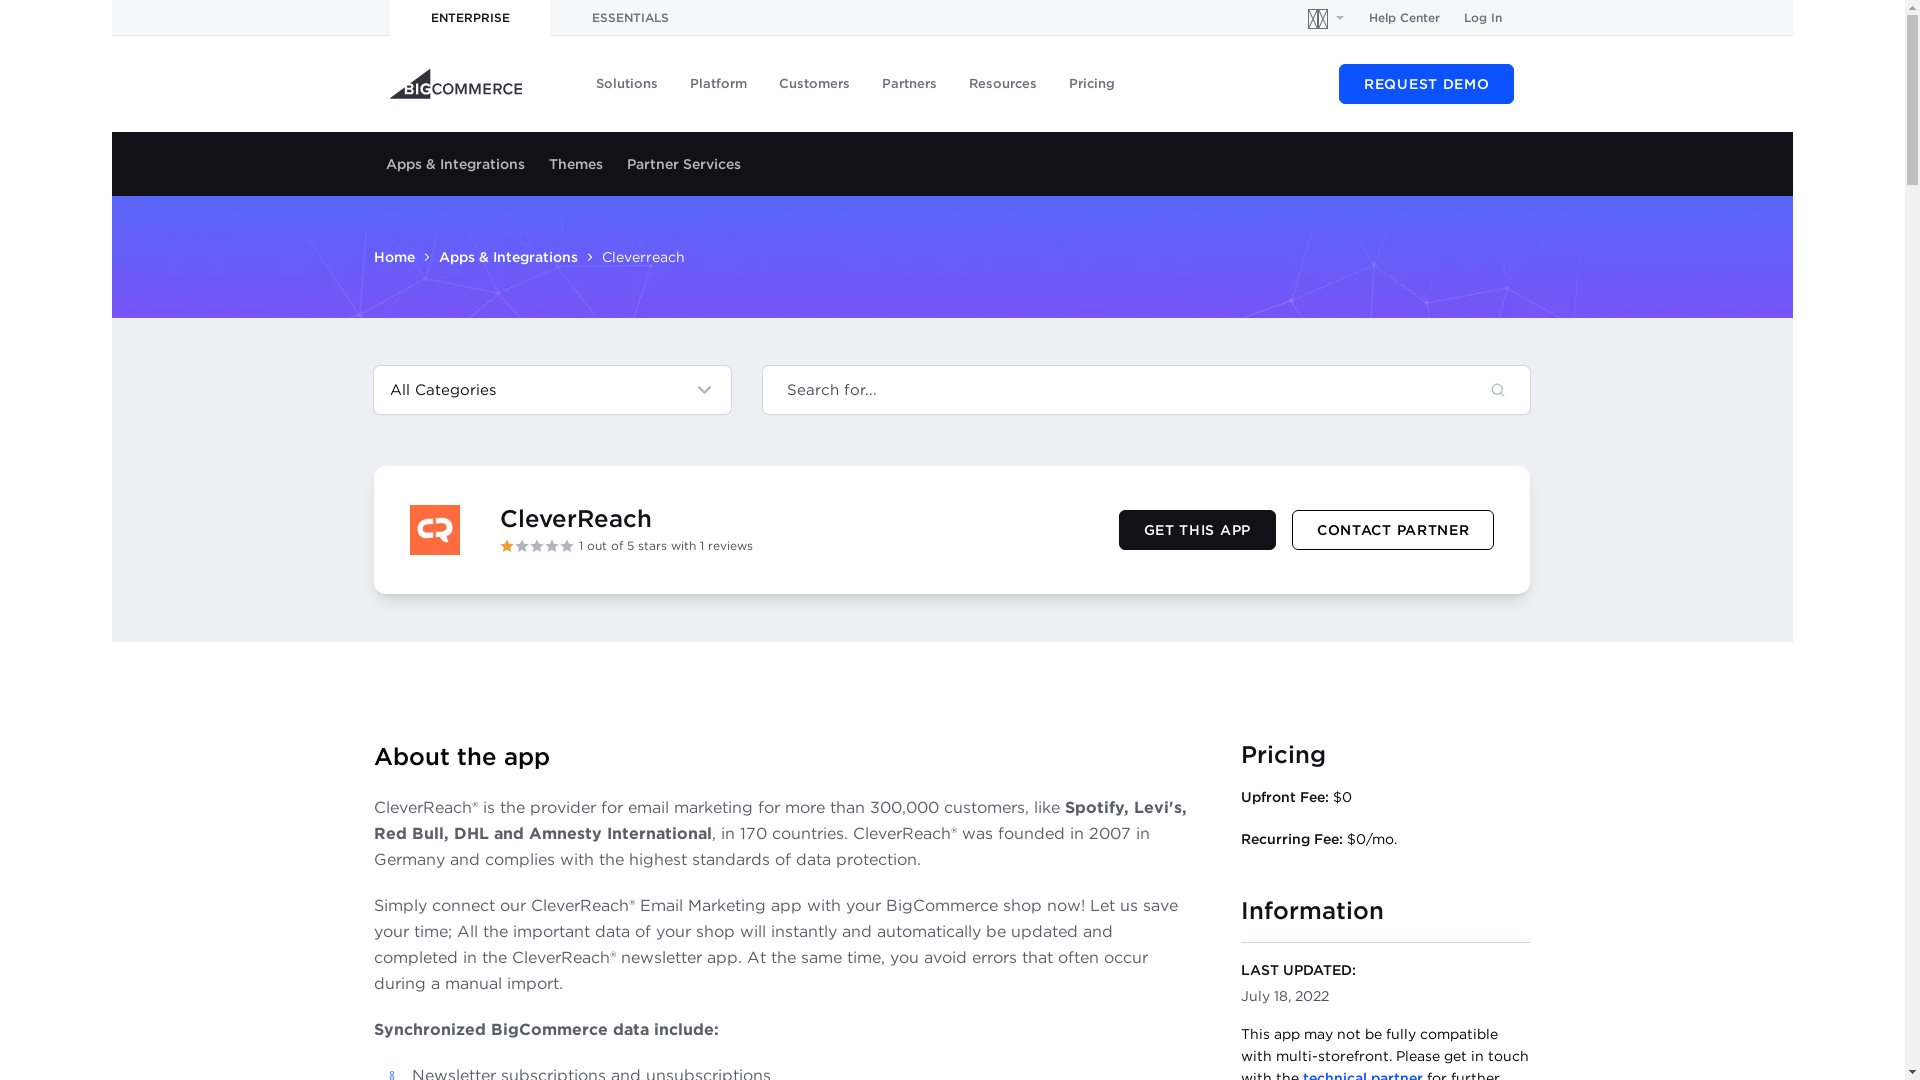  Describe the element at coordinates (1425, 83) in the screenshot. I see `'REQUEST DEMO'` at that location.